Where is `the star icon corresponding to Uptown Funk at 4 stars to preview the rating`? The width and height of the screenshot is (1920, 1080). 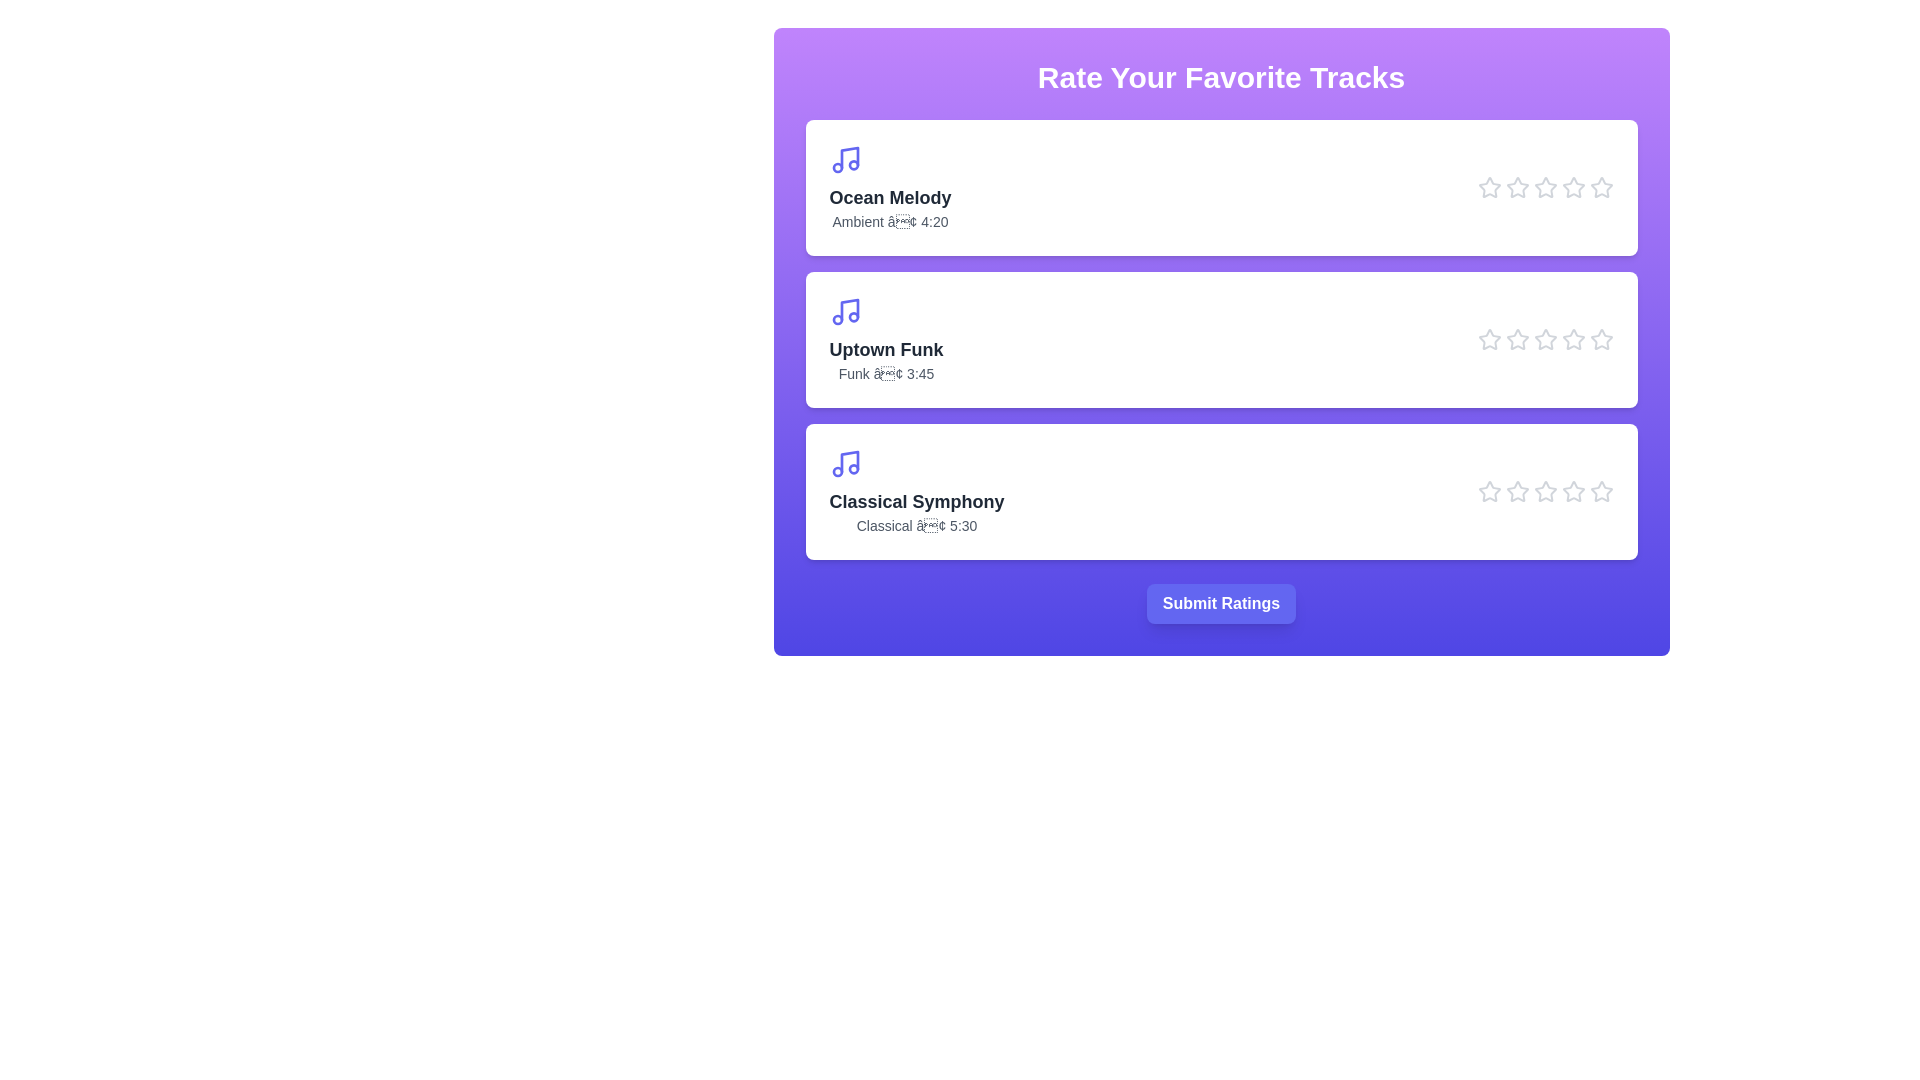 the star icon corresponding to Uptown Funk at 4 stars to preview the rating is located at coordinates (1572, 338).